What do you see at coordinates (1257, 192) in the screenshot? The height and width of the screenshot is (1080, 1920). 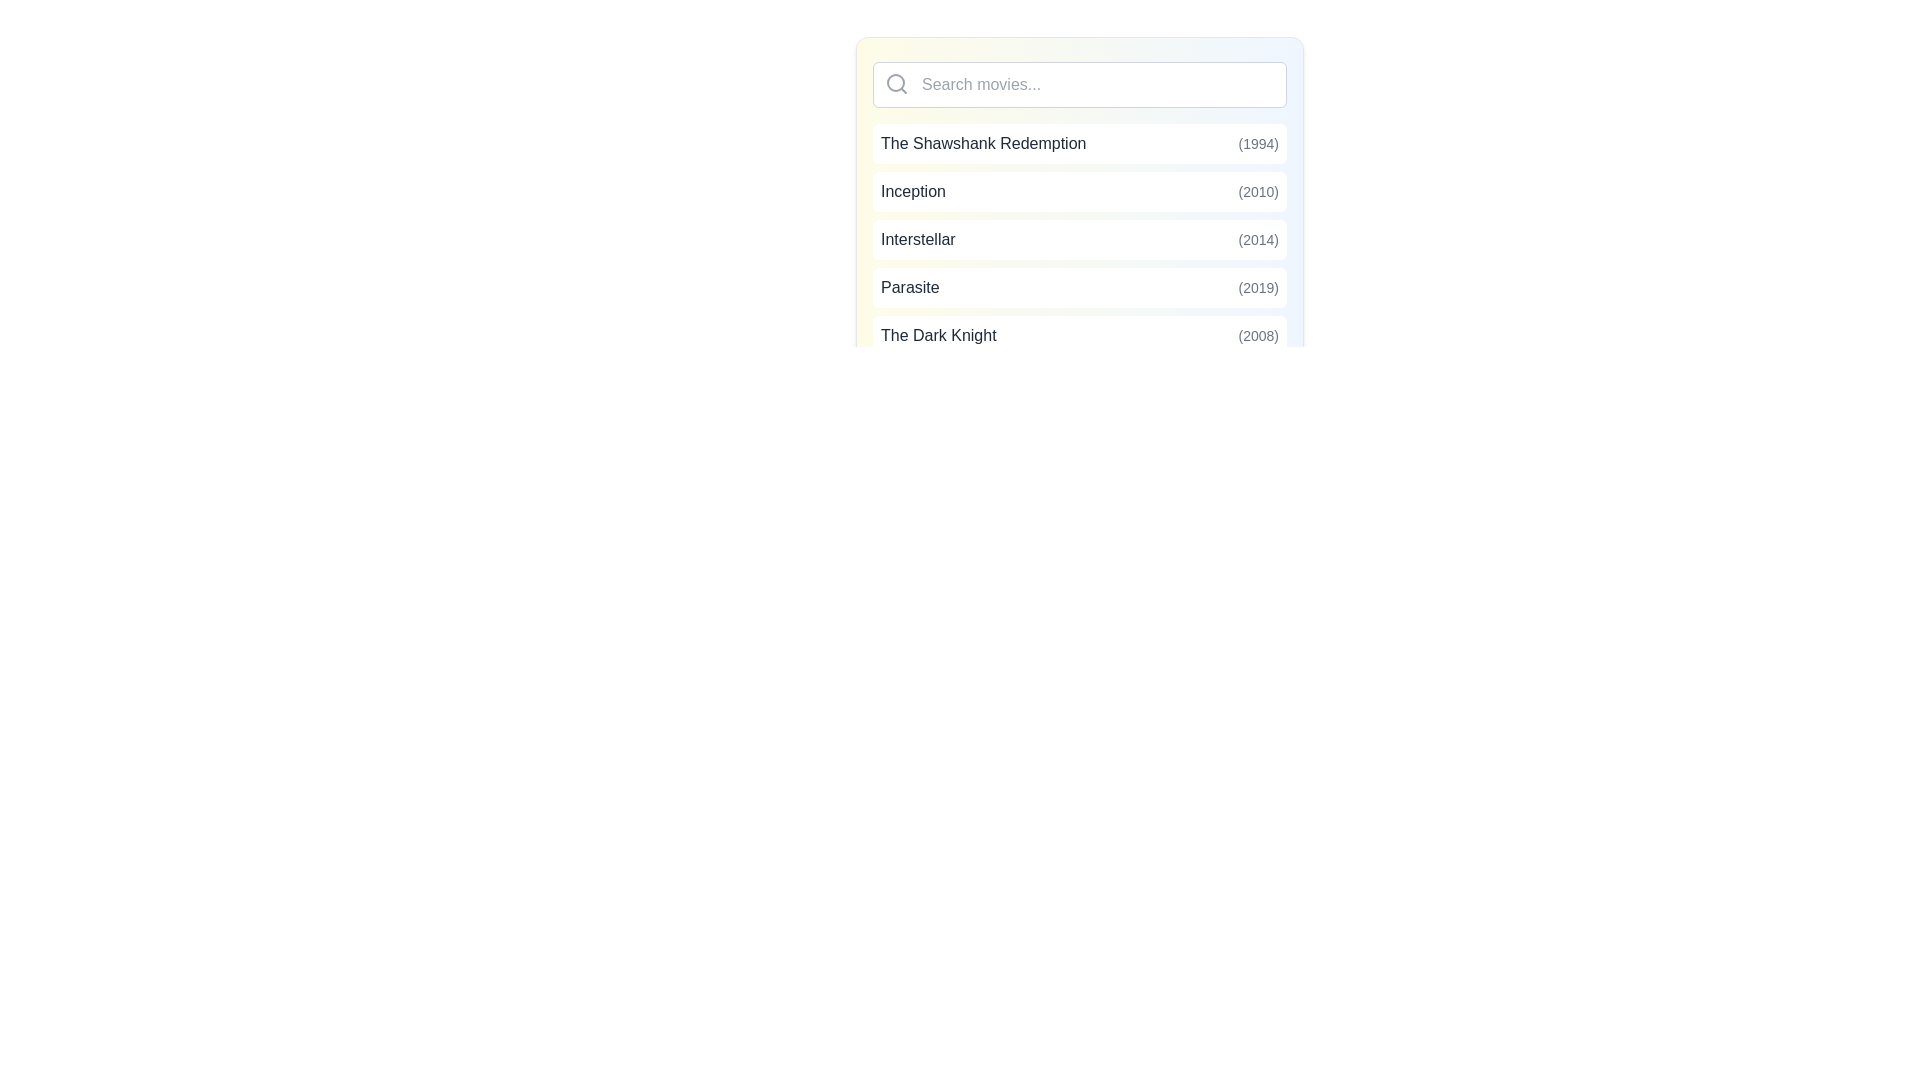 I see `the text label displaying the year associated with the movie title 'Inception', which is located in the second row of the vertical list of movie titles, to the right of 'Inception'` at bounding box center [1257, 192].